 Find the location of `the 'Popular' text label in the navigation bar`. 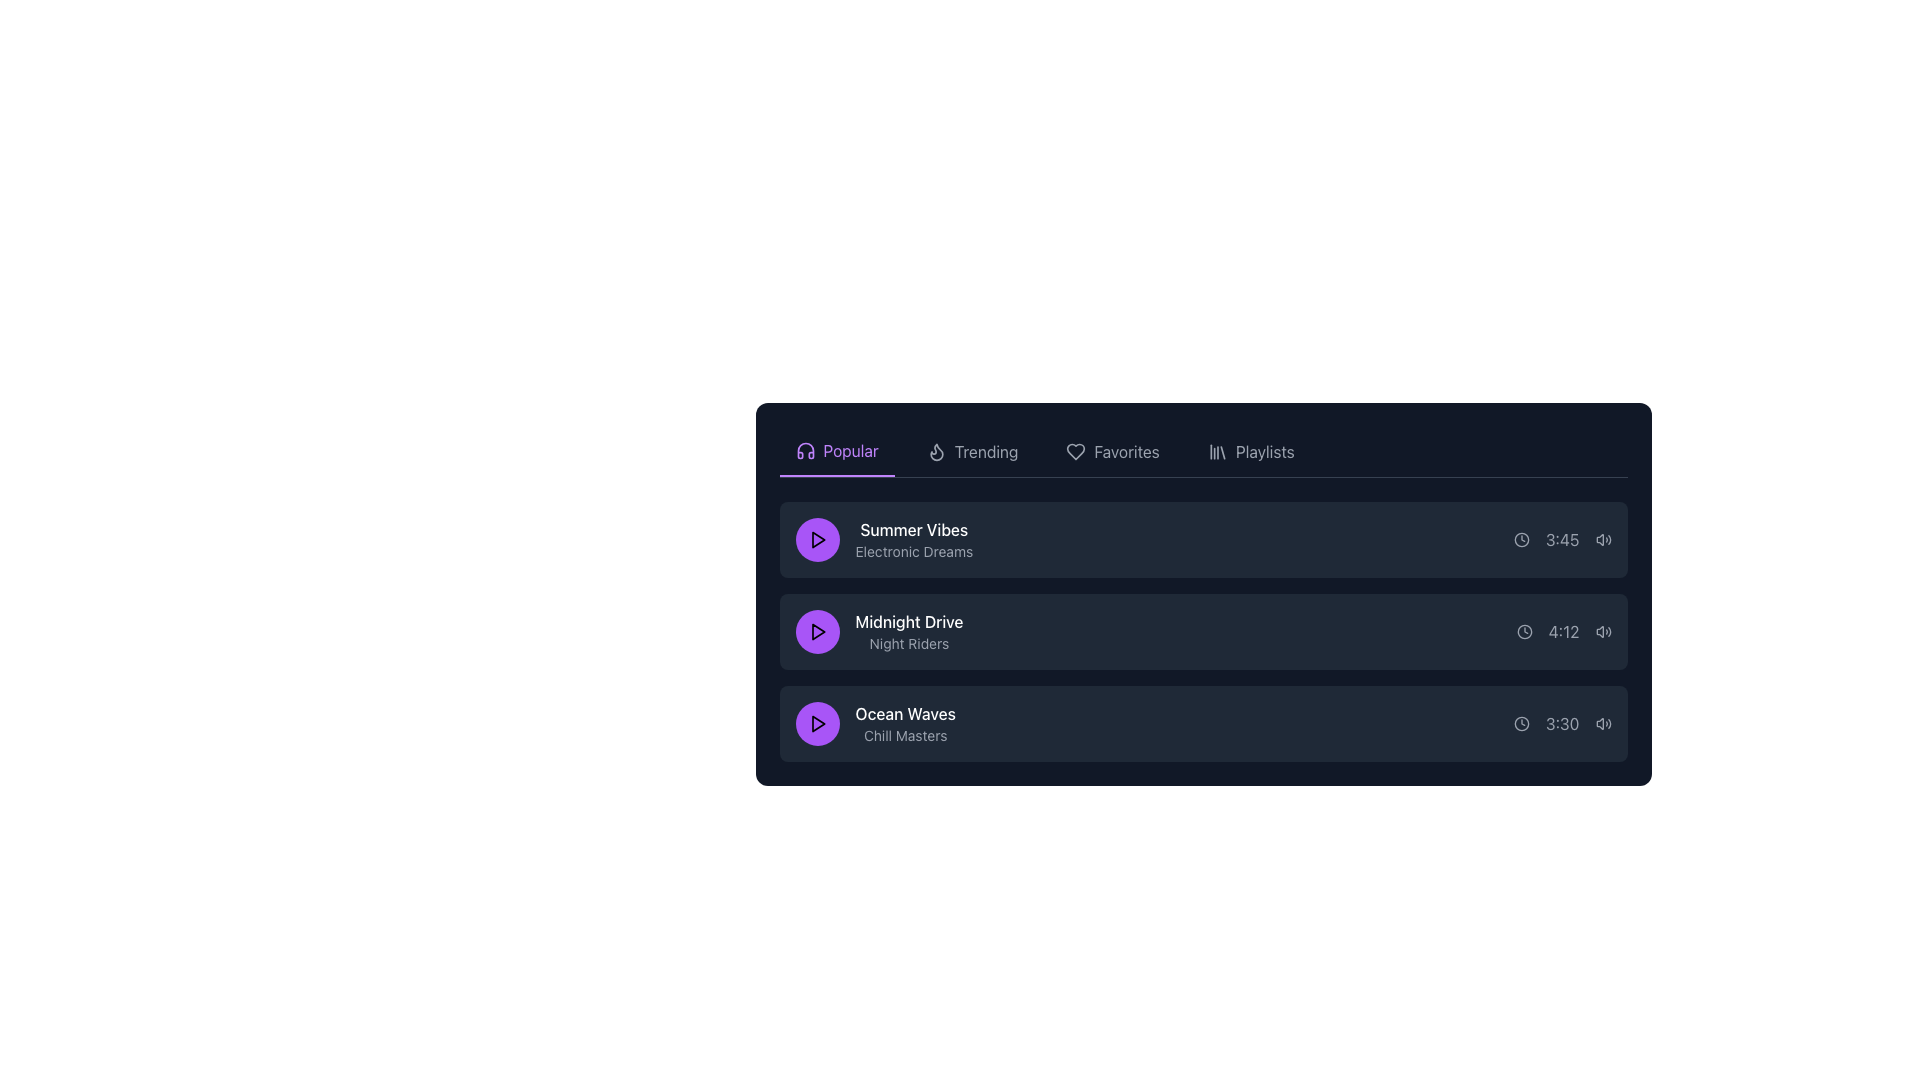

the 'Popular' text label in the navigation bar is located at coordinates (851, 451).